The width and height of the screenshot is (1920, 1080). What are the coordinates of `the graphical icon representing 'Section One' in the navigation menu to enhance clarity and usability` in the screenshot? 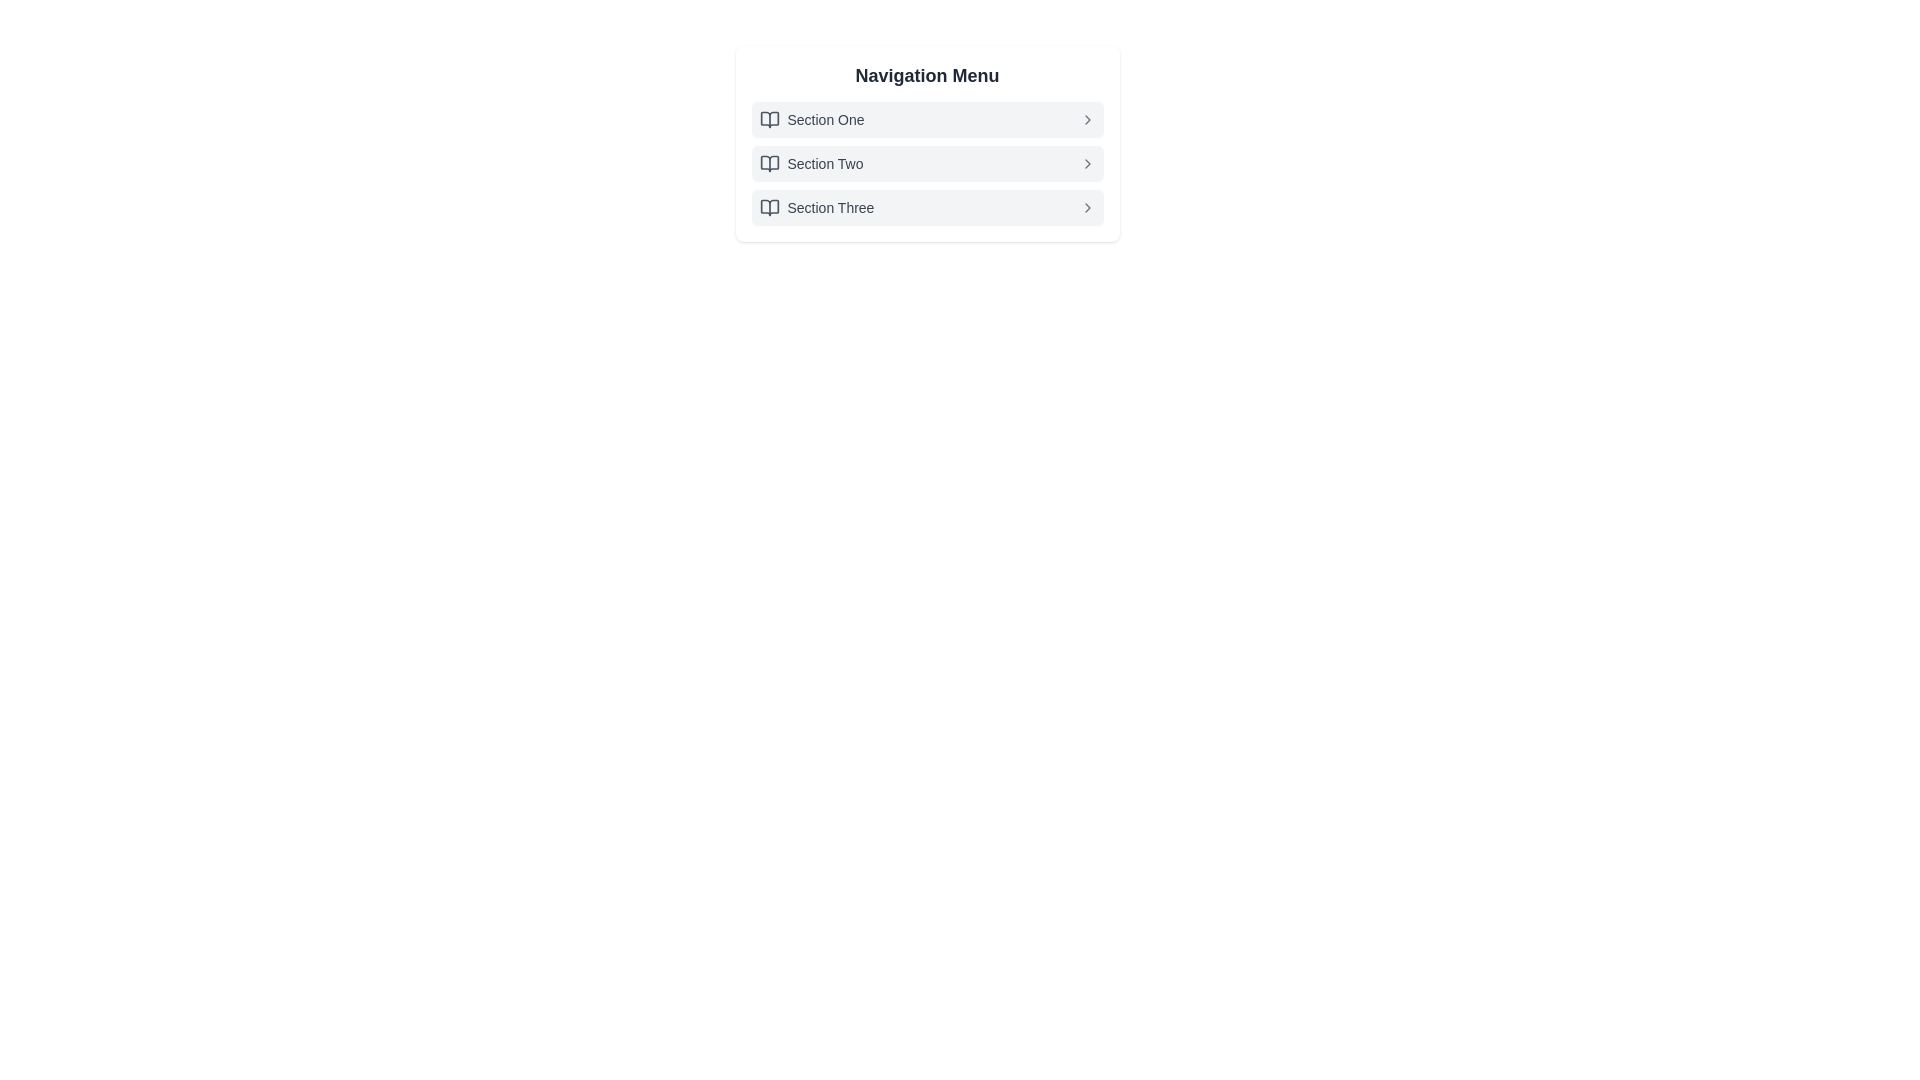 It's located at (768, 119).